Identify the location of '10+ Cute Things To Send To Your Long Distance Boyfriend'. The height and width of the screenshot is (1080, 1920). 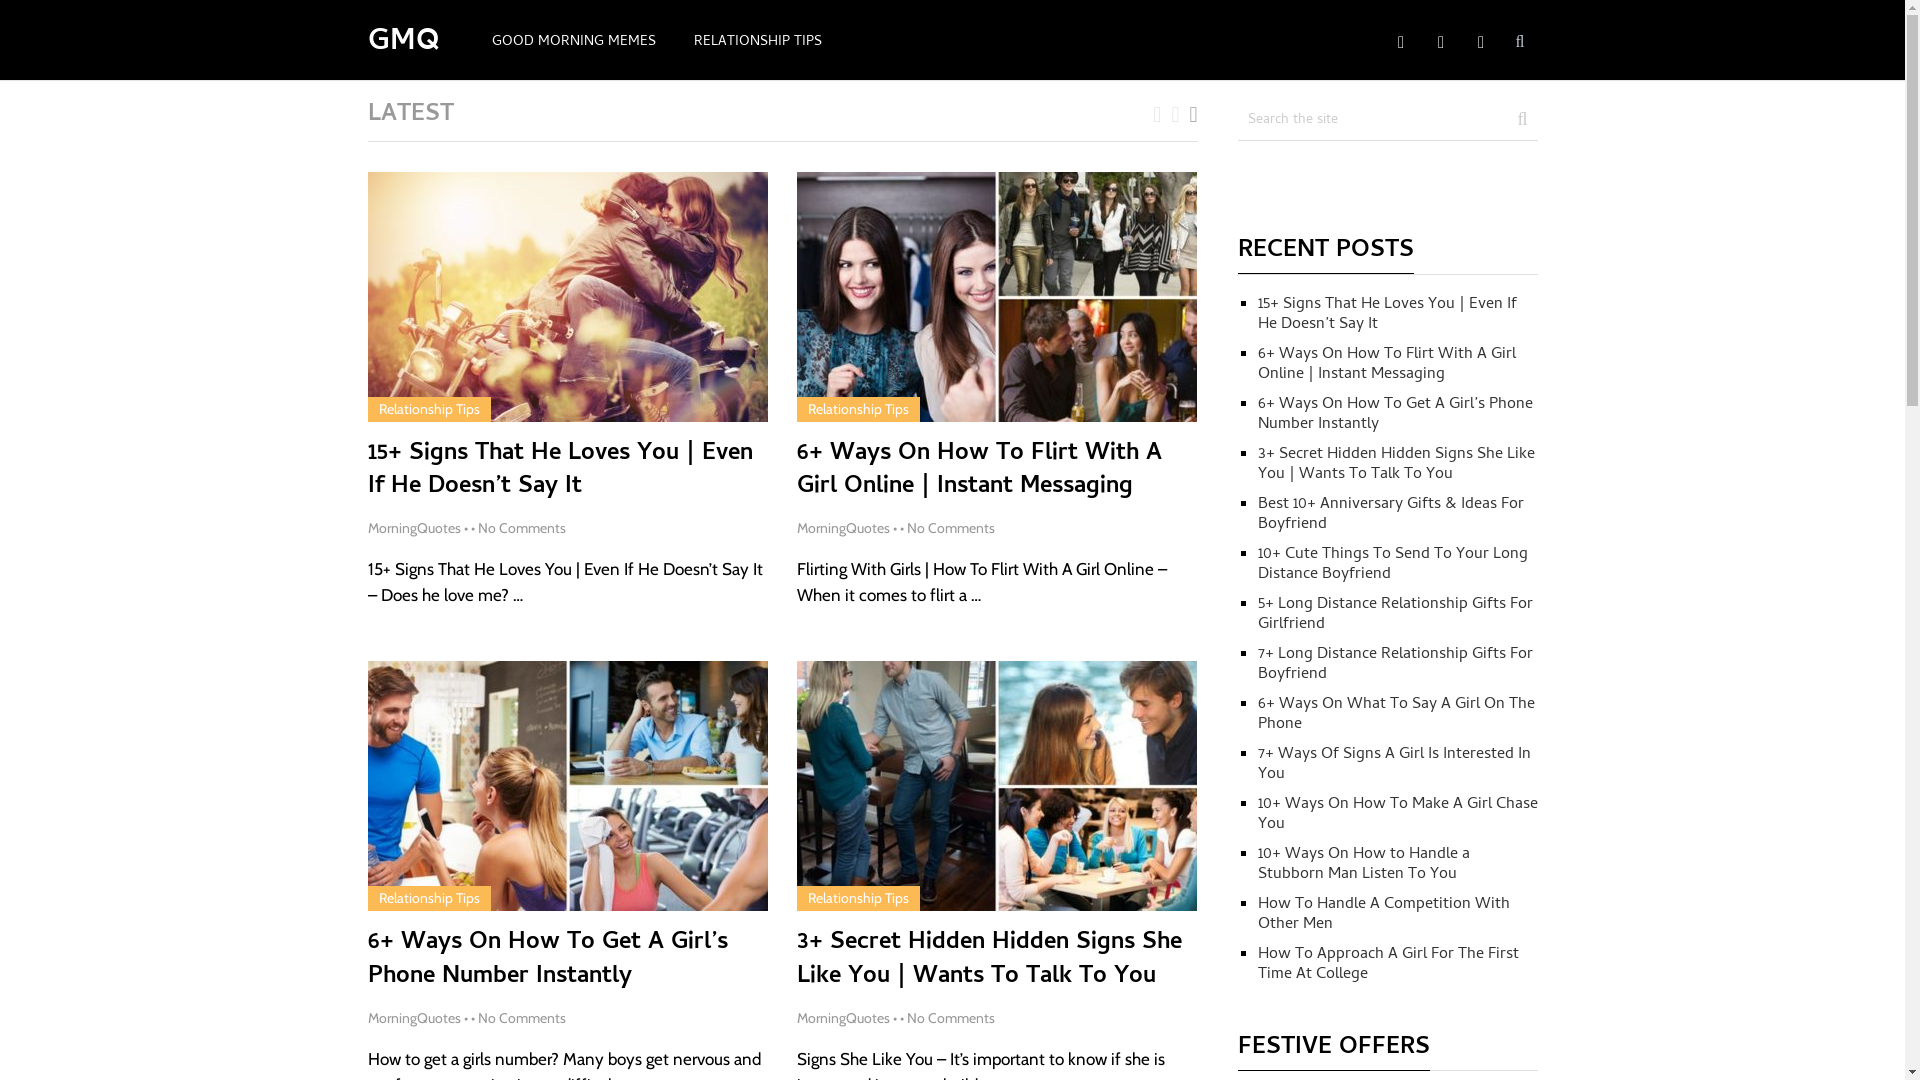
(1391, 564).